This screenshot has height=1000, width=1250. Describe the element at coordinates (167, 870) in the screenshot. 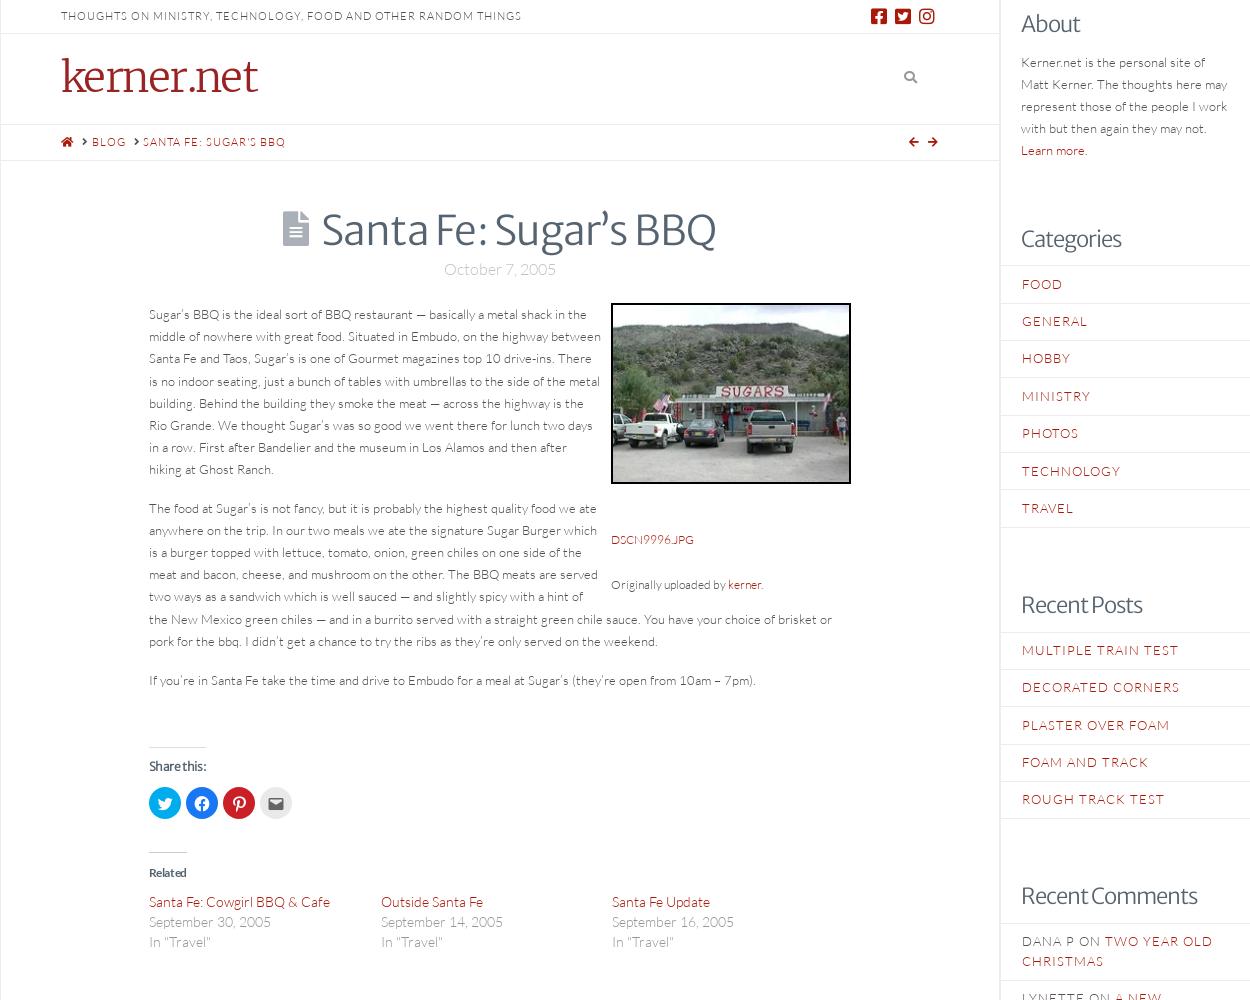

I see `'Related'` at that location.